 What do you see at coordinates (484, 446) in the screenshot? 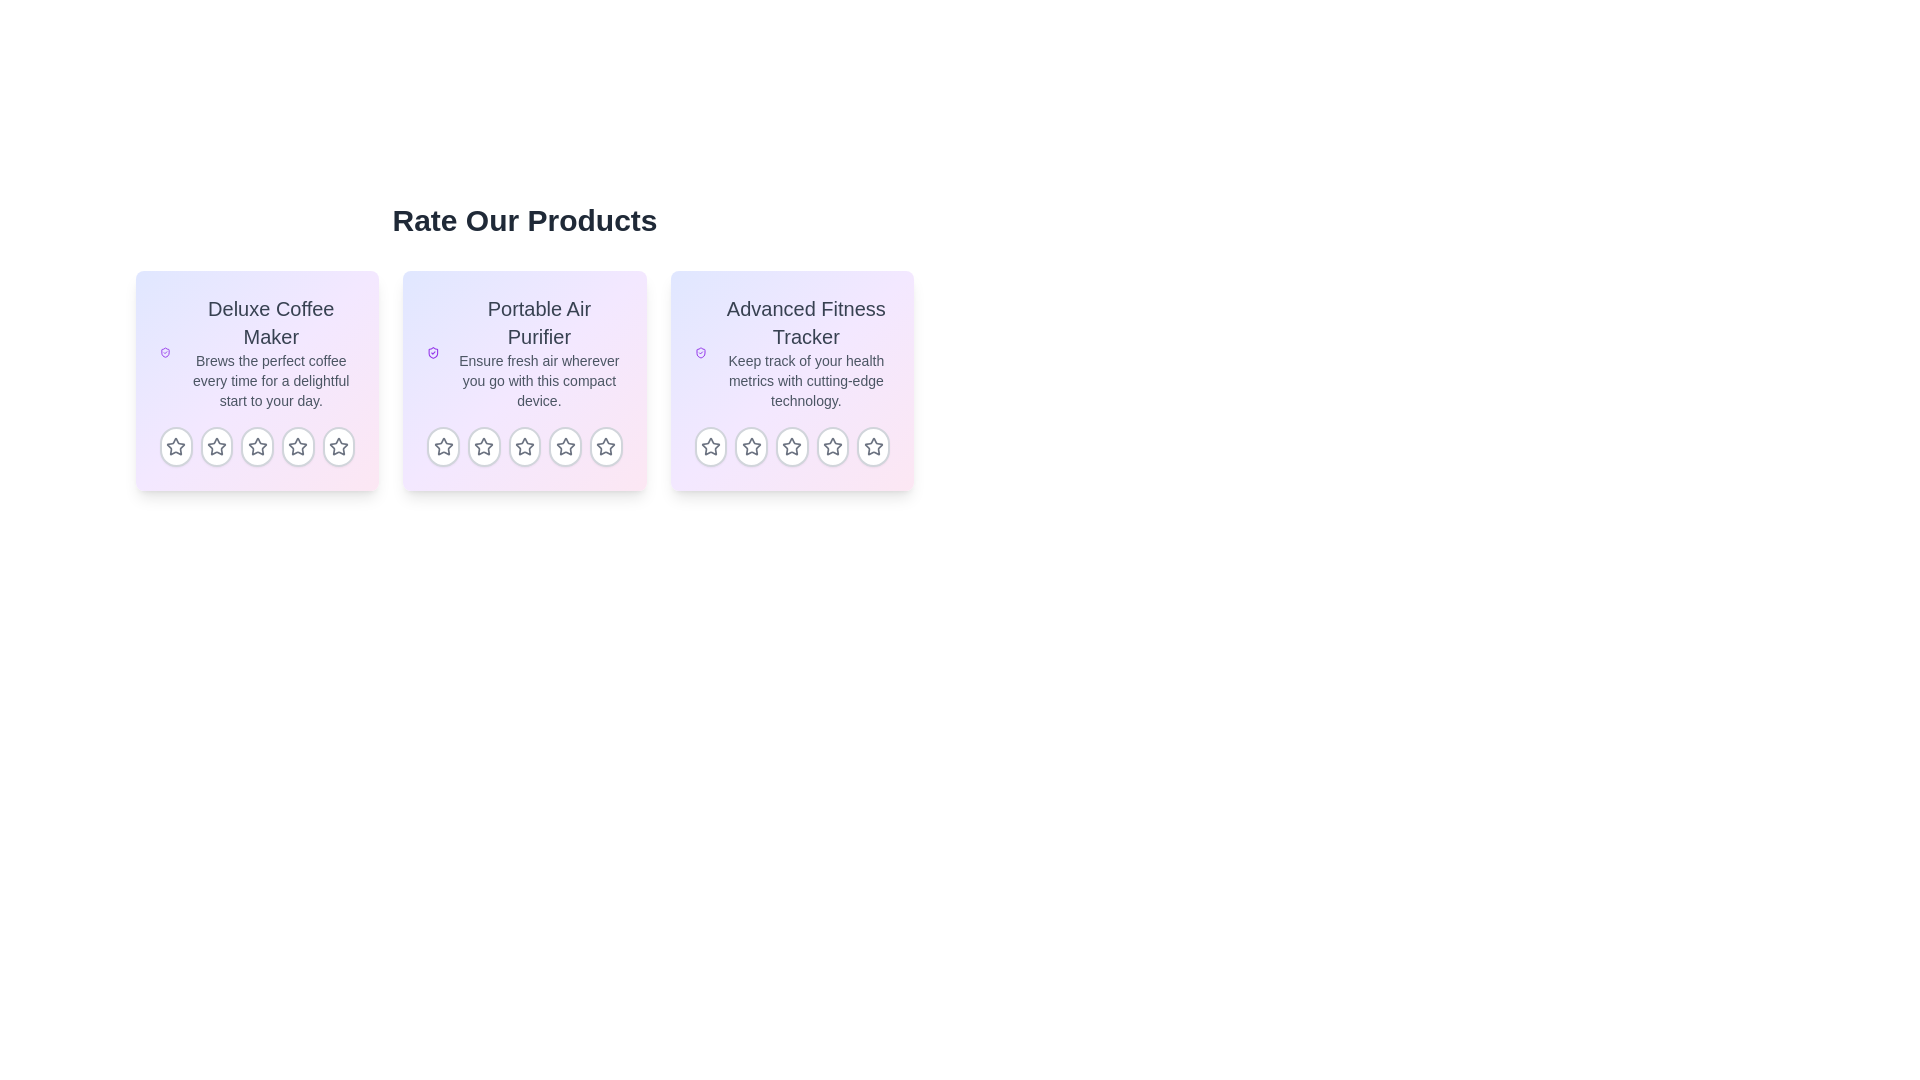
I see `the second star rating button for the 'Portable Air Purifier' product to scale it` at bounding box center [484, 446].